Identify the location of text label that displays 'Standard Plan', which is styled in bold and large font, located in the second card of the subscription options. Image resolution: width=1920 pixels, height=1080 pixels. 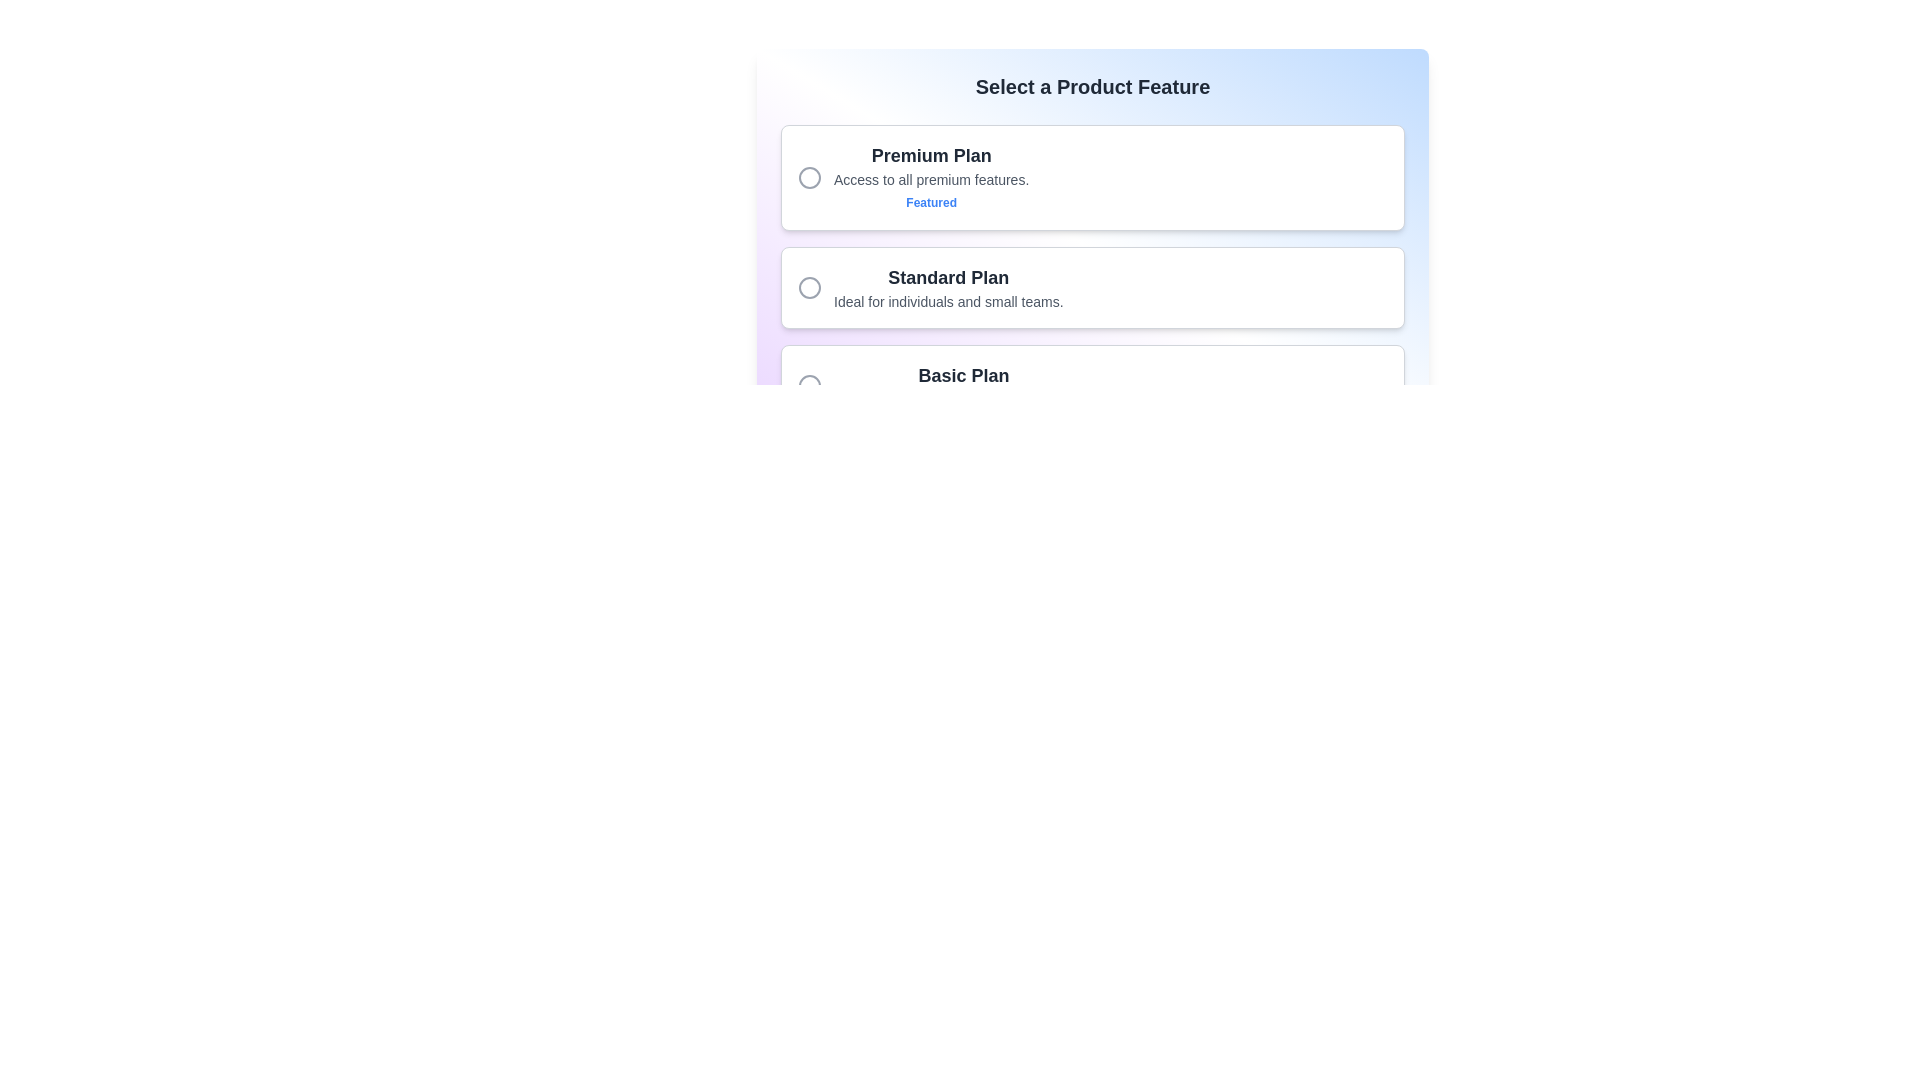
(947, 277).